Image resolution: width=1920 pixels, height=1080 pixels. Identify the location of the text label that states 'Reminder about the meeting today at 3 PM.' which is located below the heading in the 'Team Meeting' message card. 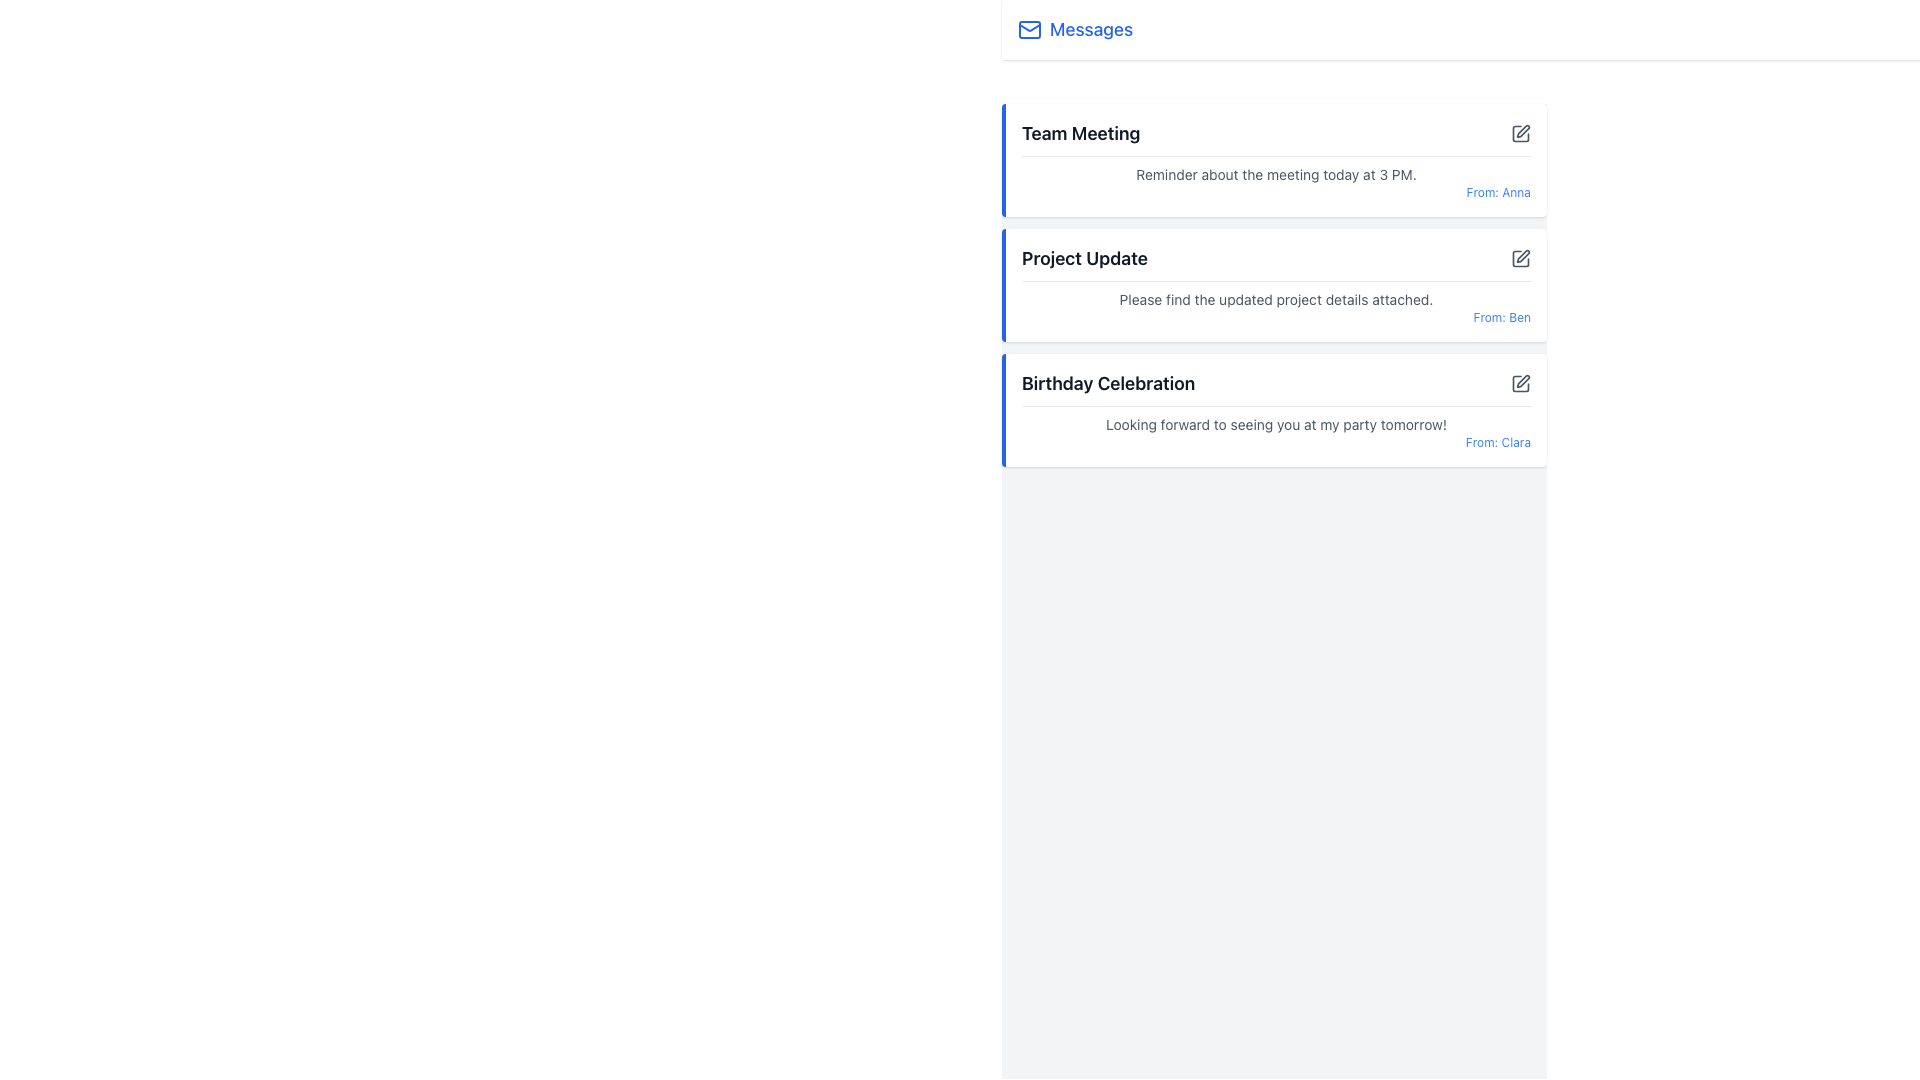
(1275, 169).